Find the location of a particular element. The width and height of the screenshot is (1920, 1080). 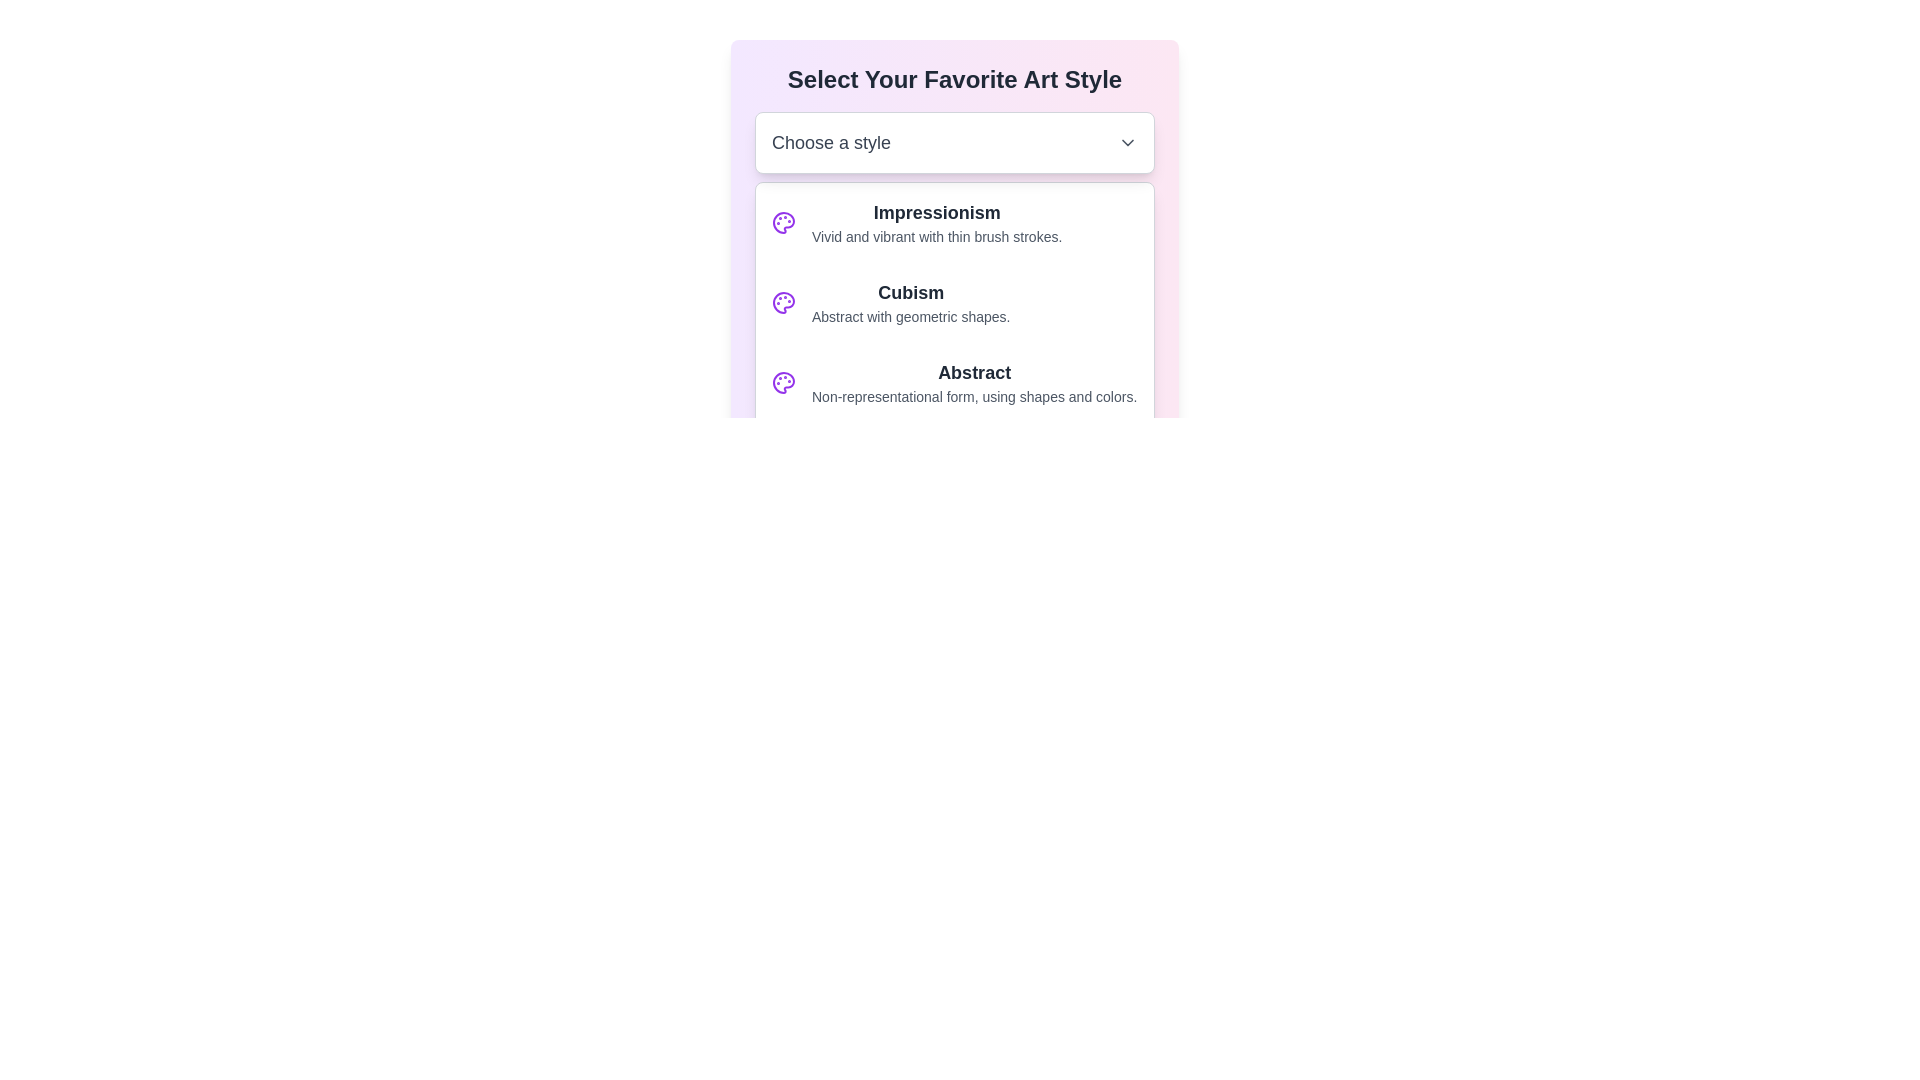

the third option in the dropdown menu labeled 'Choose a style' under the 'Select Your Favorite Art Style' section by clicking on it is located at coordinates (954, 342).